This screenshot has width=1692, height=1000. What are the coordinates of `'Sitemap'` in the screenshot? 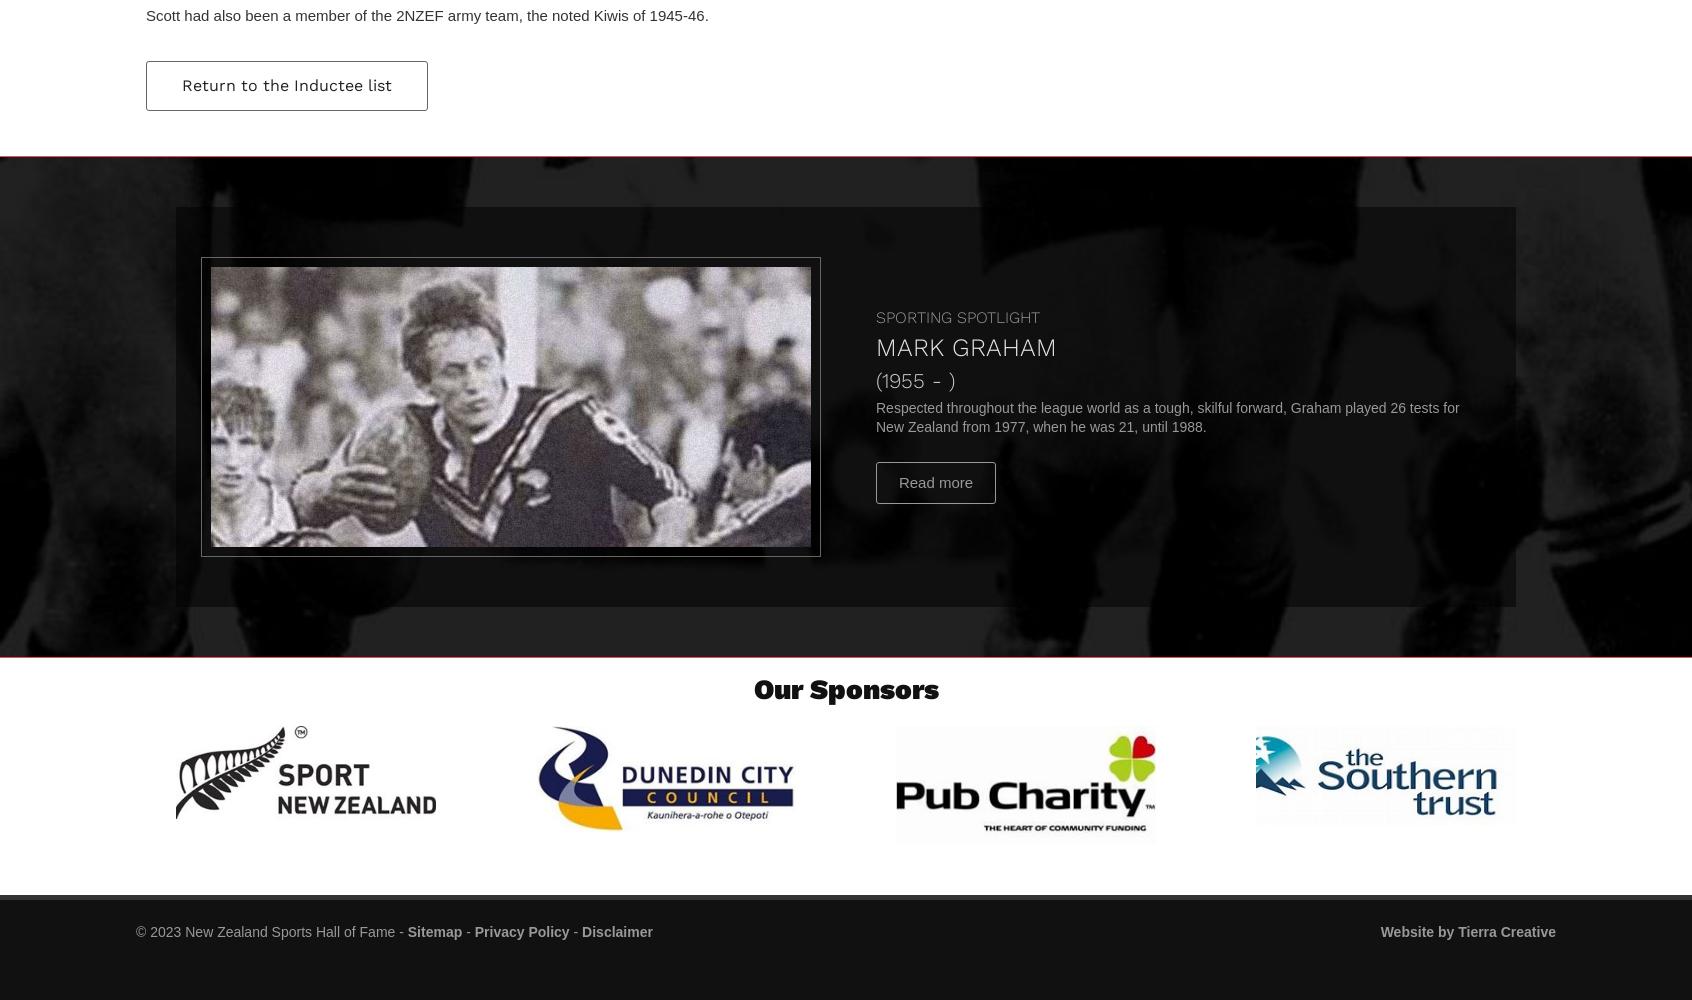 It's located at (433, 931).